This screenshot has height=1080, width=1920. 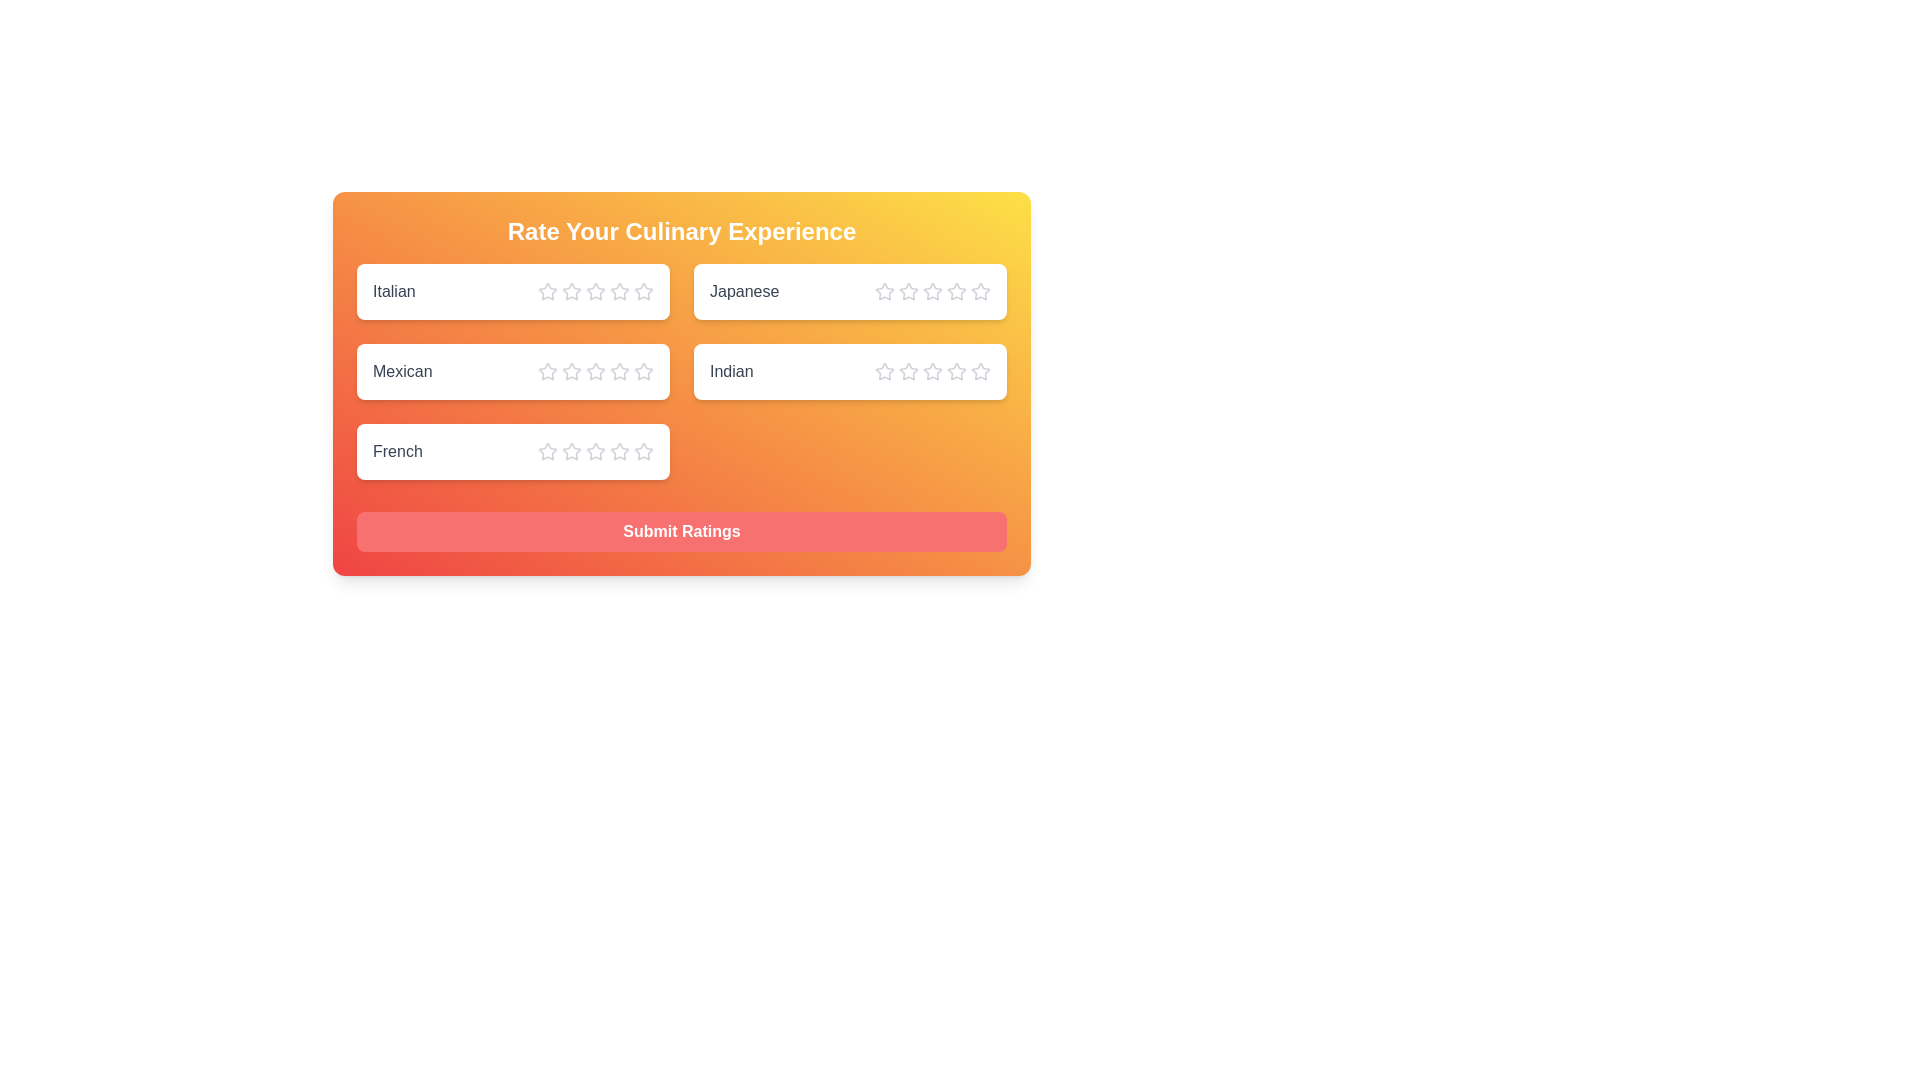 What do you see at coordinates (883, 292) in the screenshot?
I see `the star corresponding to the rating 1 for the cuisine Japanese` at bounding box center [883, 292].